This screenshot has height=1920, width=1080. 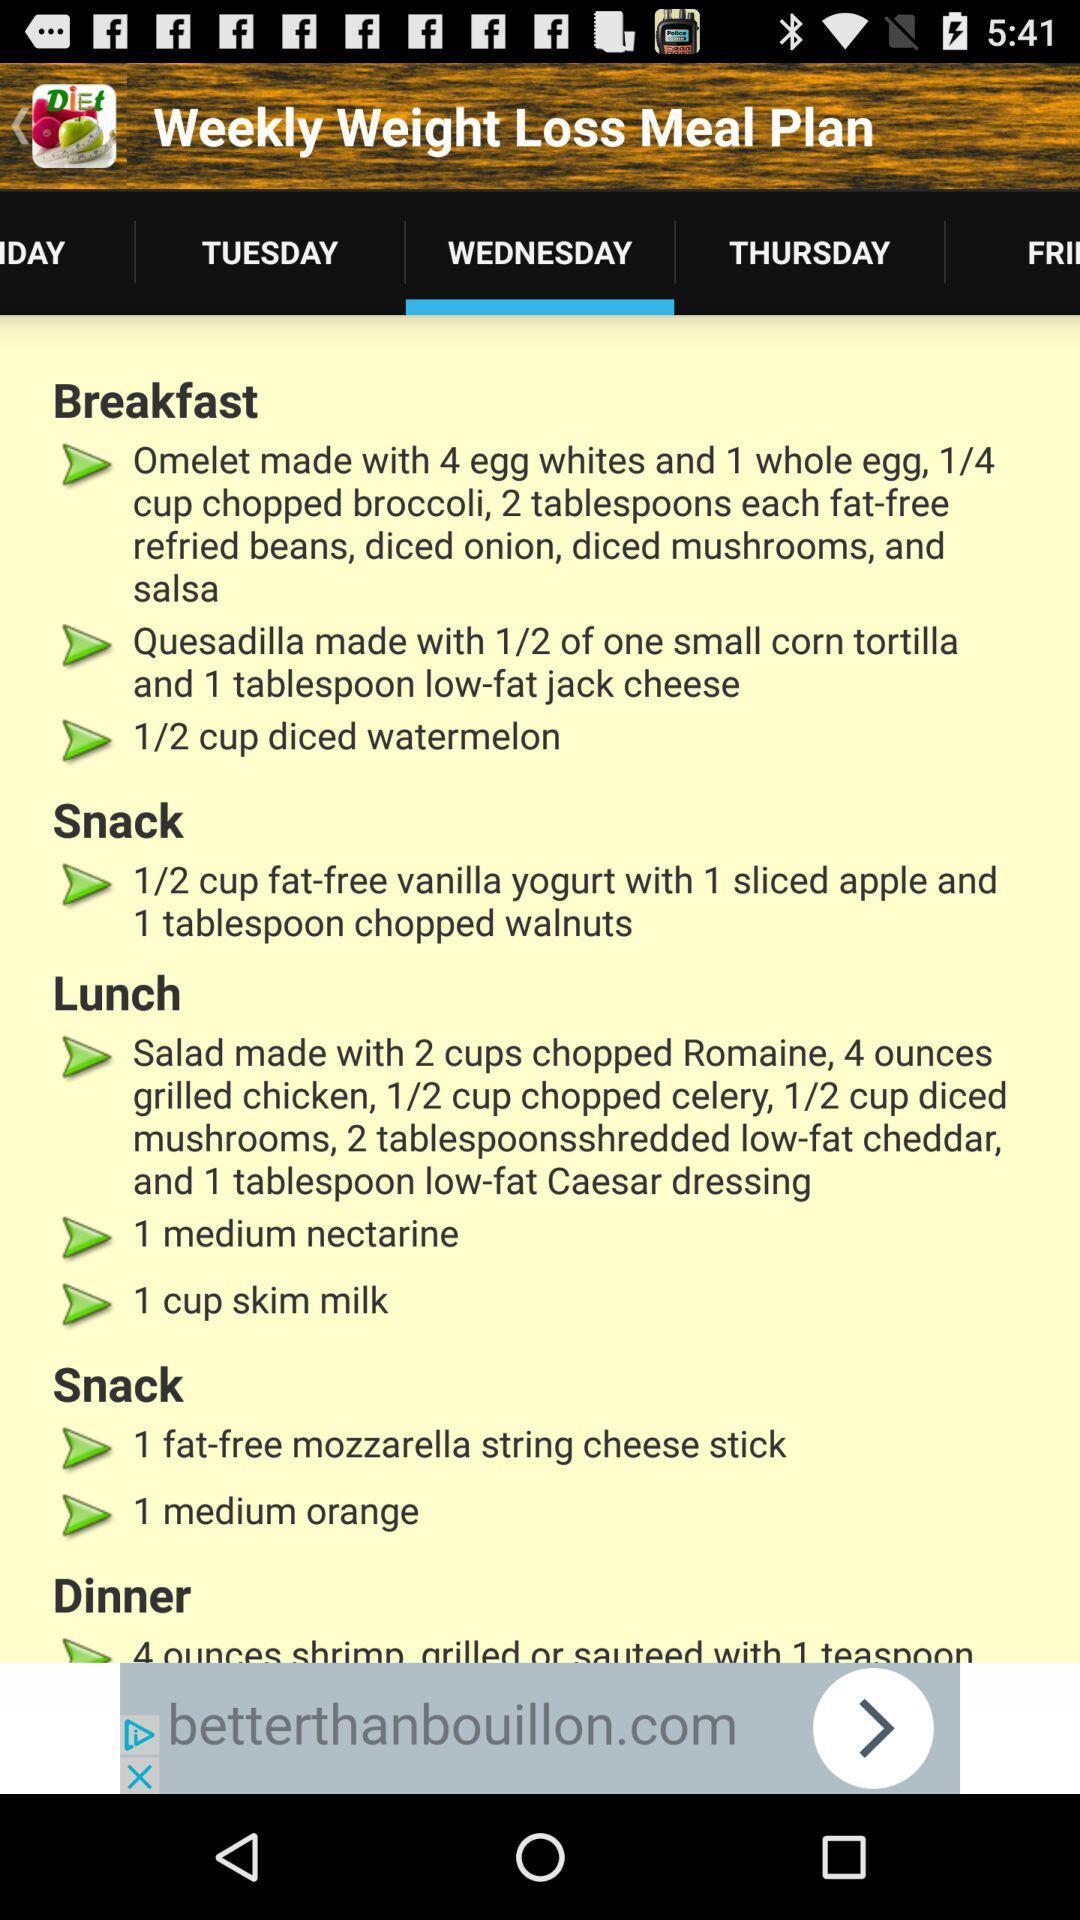 What do you see at coordinates (540, 1727) in the screenshot?
I see `share article` at bounding box center [540, 1727].